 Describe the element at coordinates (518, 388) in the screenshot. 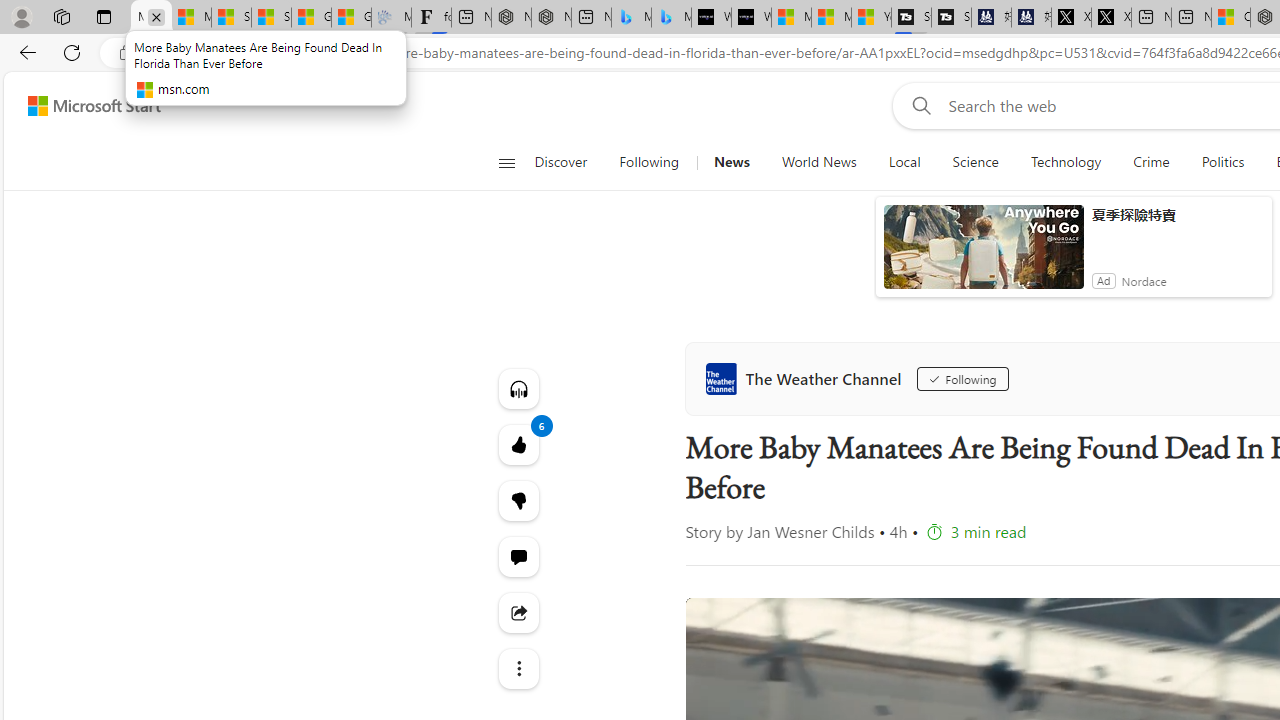

I see `'Listen to this article'` at that location.